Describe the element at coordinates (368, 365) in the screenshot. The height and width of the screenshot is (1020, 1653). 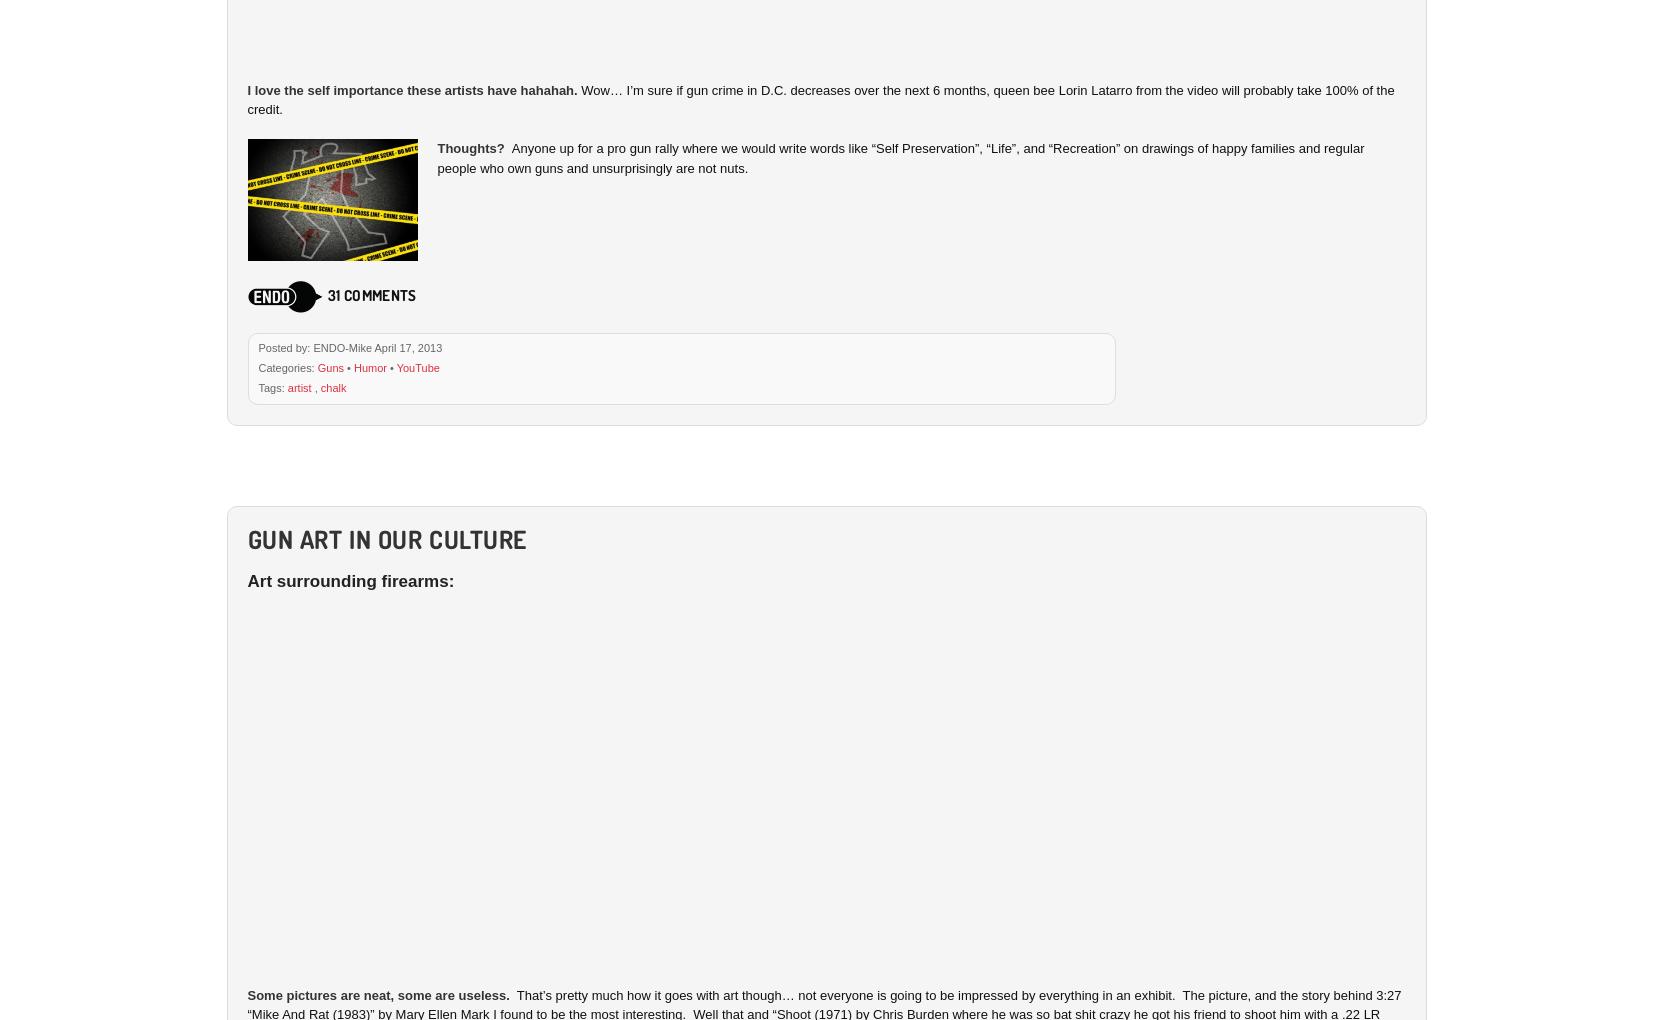
I see `'Humor'` at that location.